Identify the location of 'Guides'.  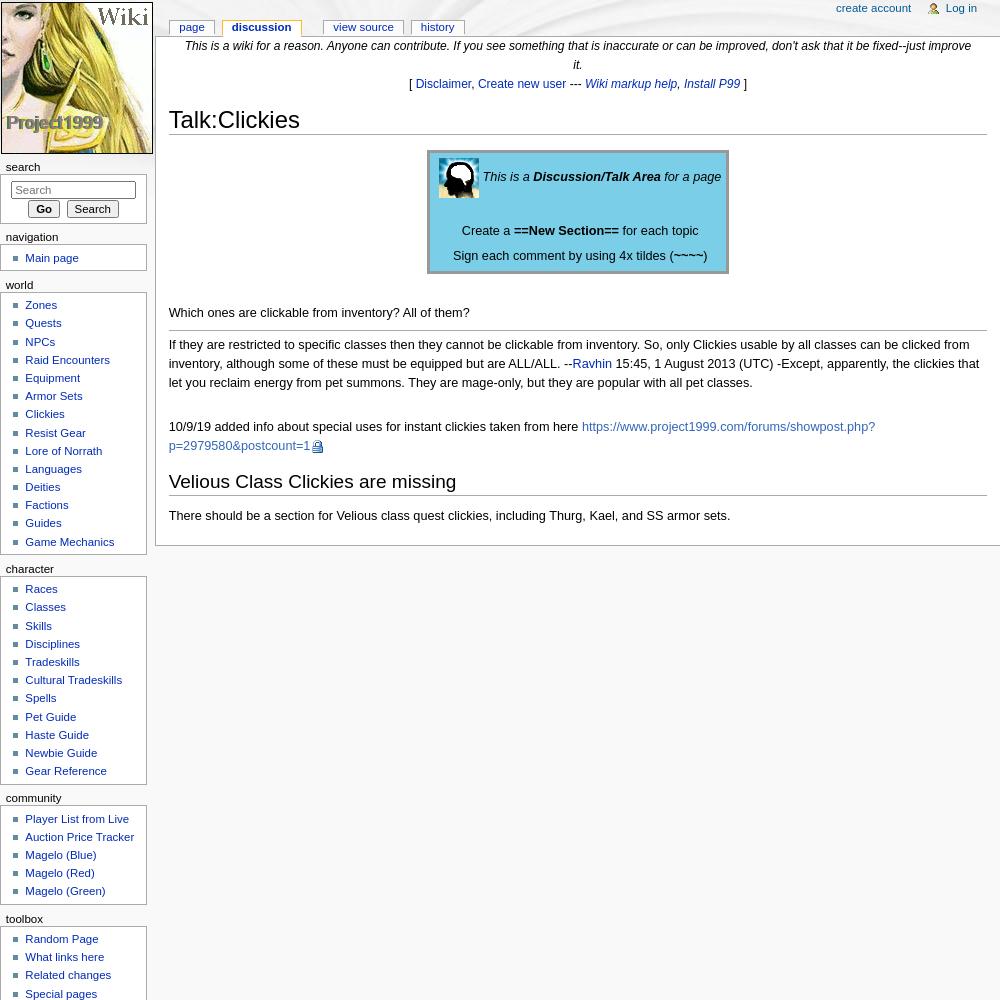
(43, 523).